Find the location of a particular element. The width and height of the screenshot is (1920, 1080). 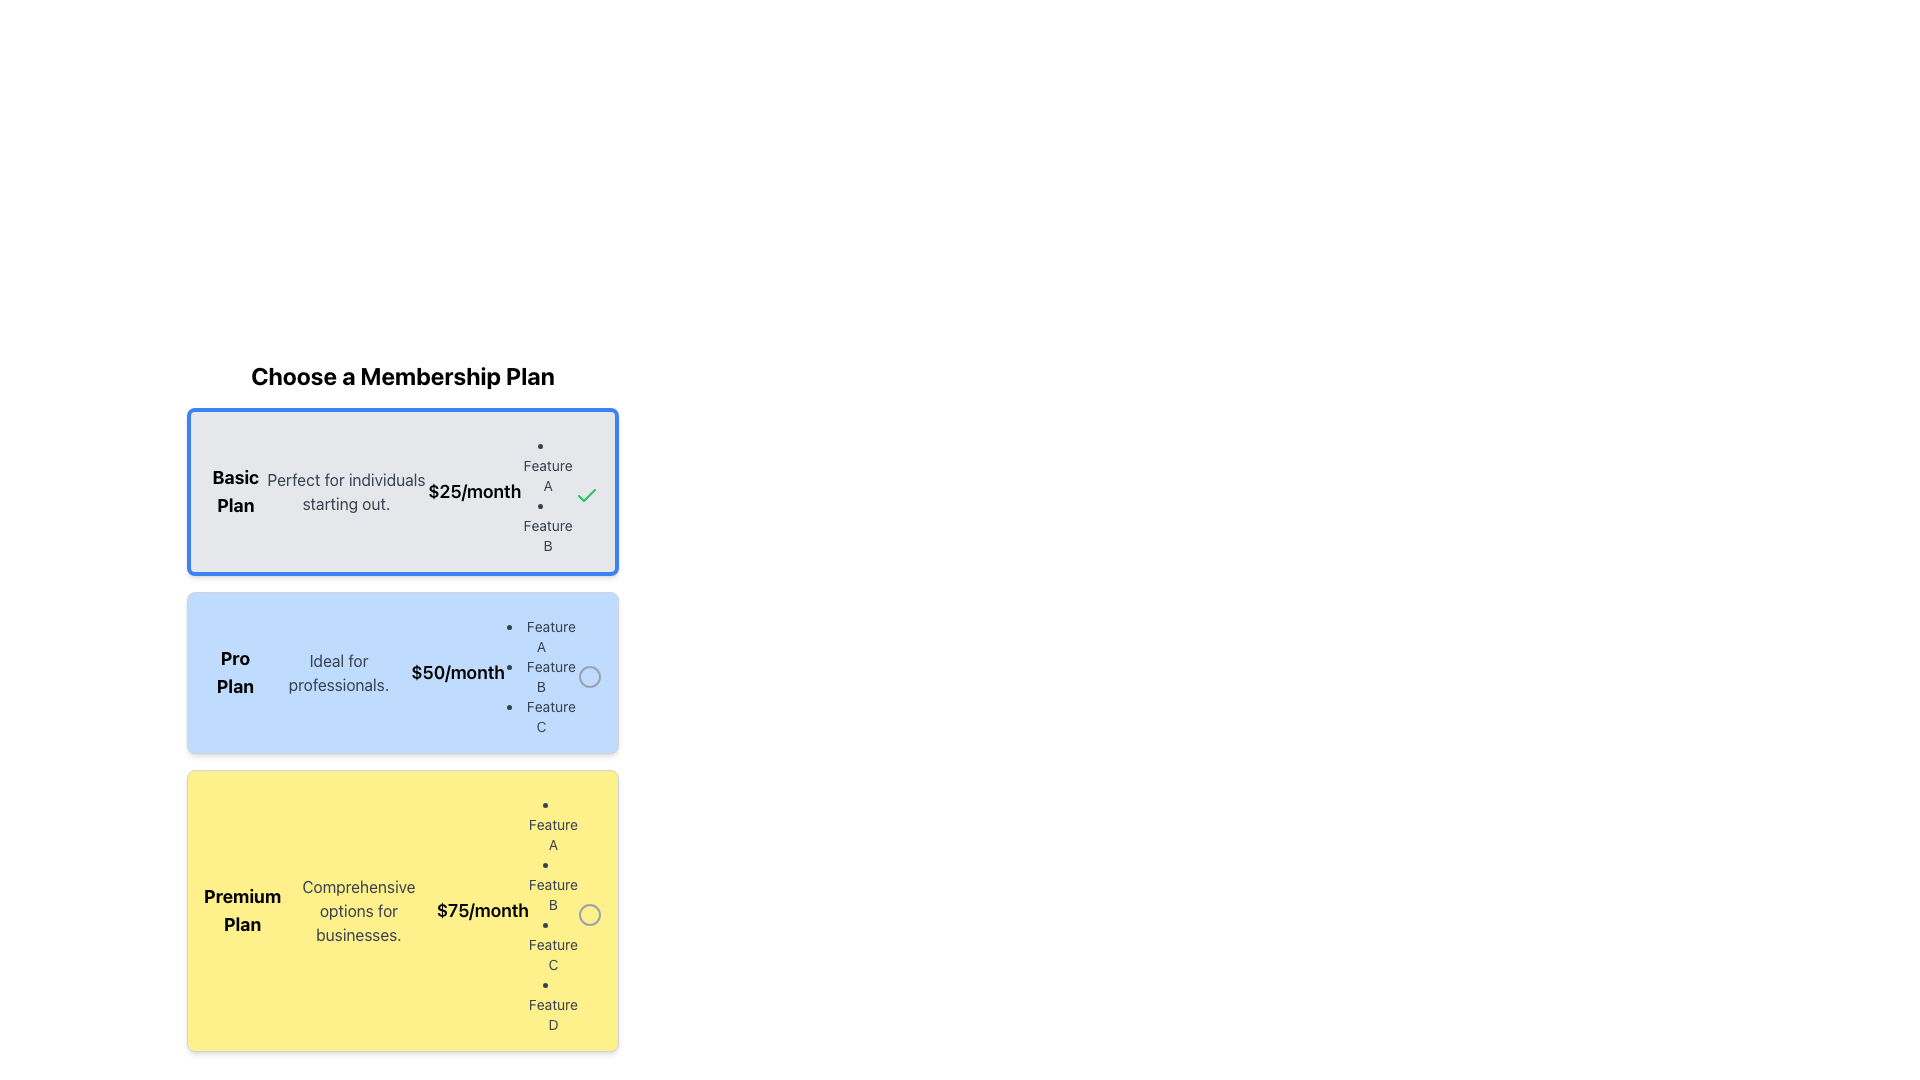

text label 'Feature B' which is the second item in the bulleted list within the blue card labeled 'Pro Plan' is located at coordinates (541, 676).